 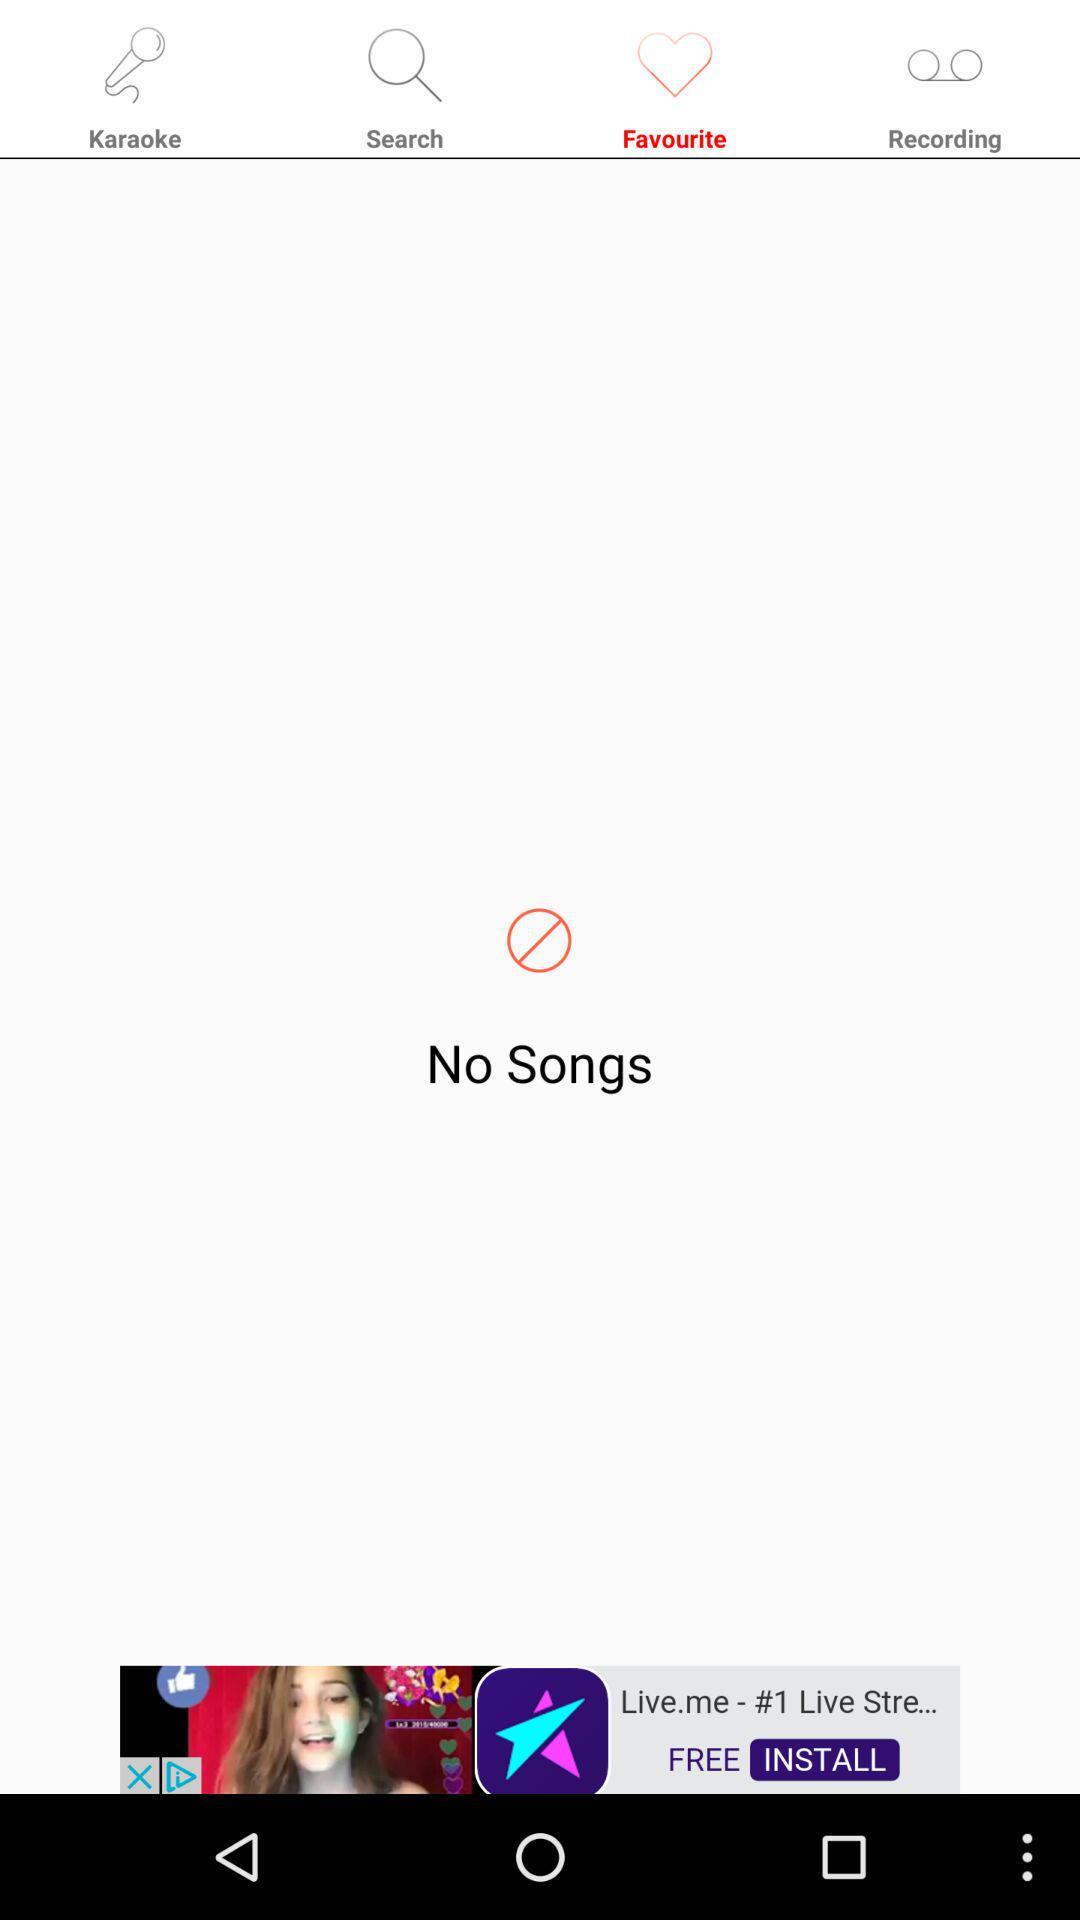 What do you see at coordinates (540, 1727) in the screenshot?
I see `remove the add` at bounding box center [540, 1727].